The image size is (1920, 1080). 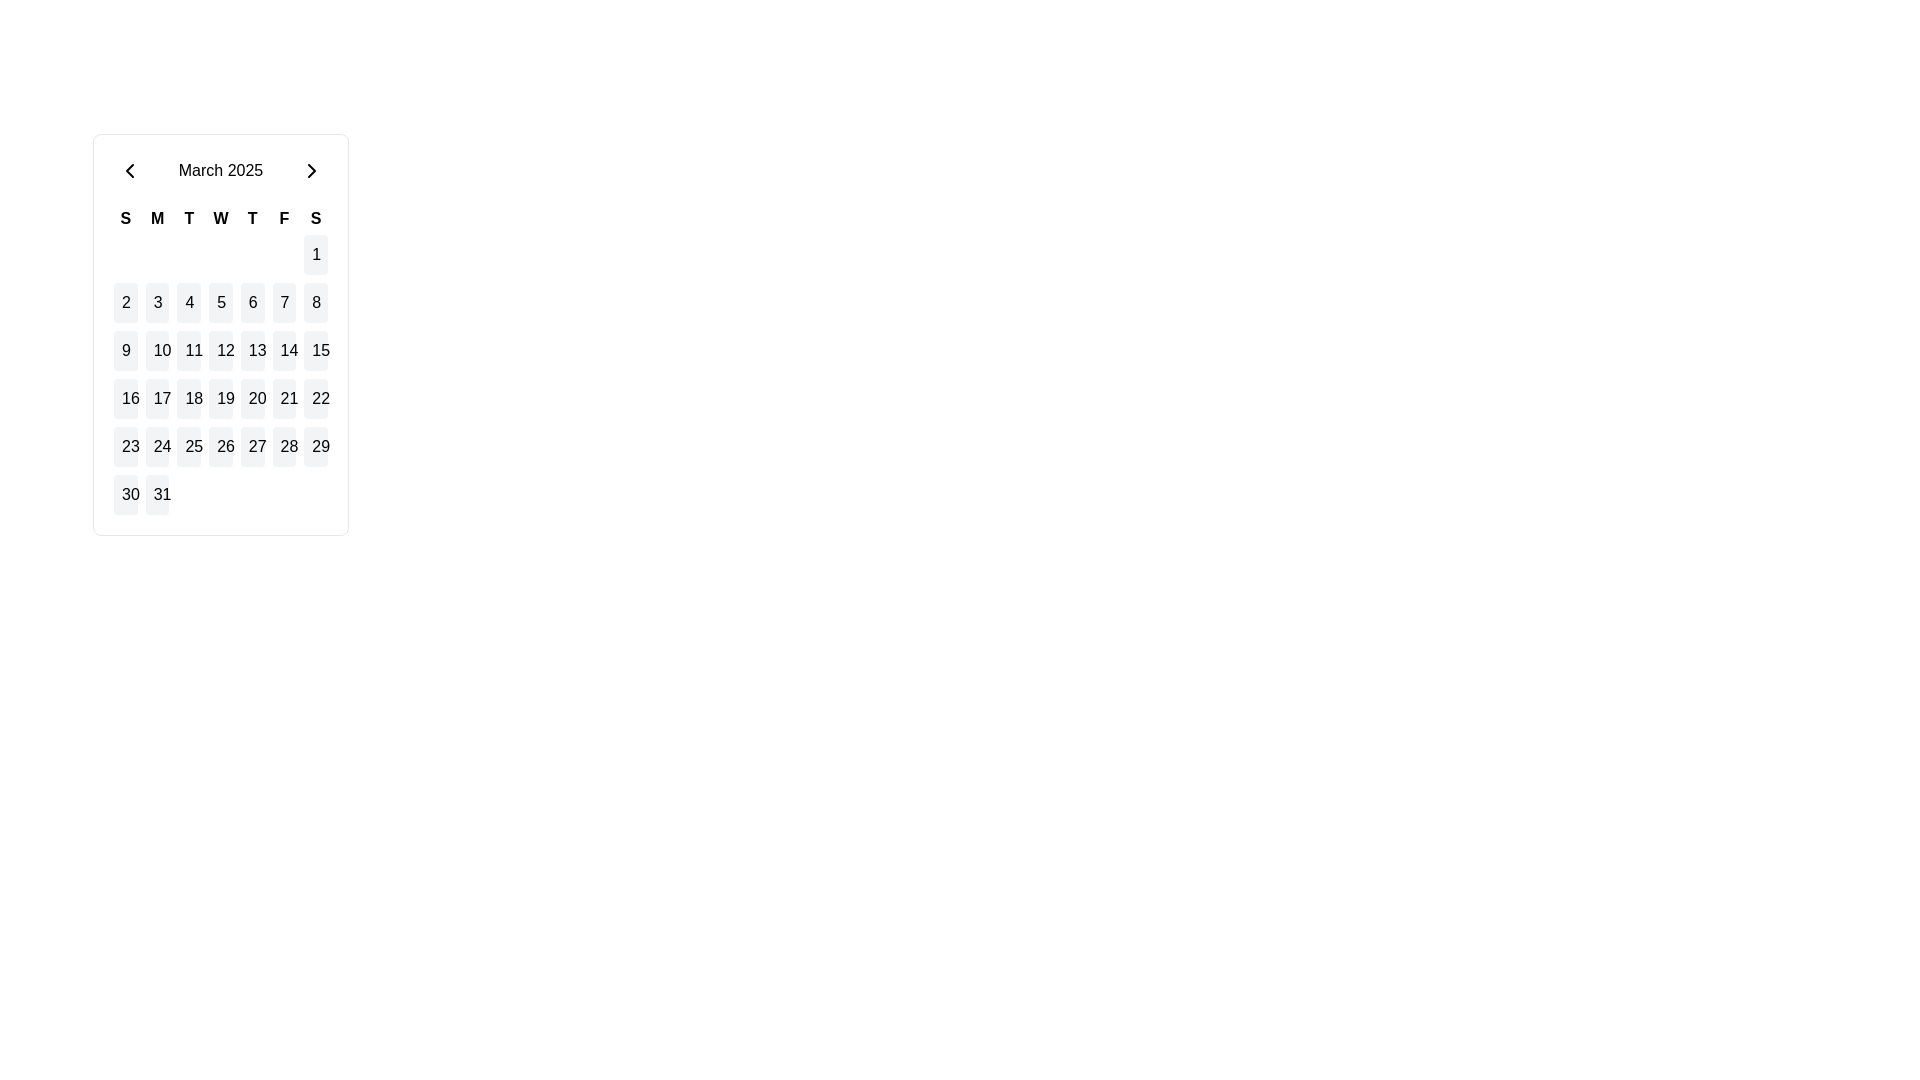 I want to click on the static text label that displays the current month and year in the calendar header, located centrally between the left and right navigation controls, so click(x=220, y=169).